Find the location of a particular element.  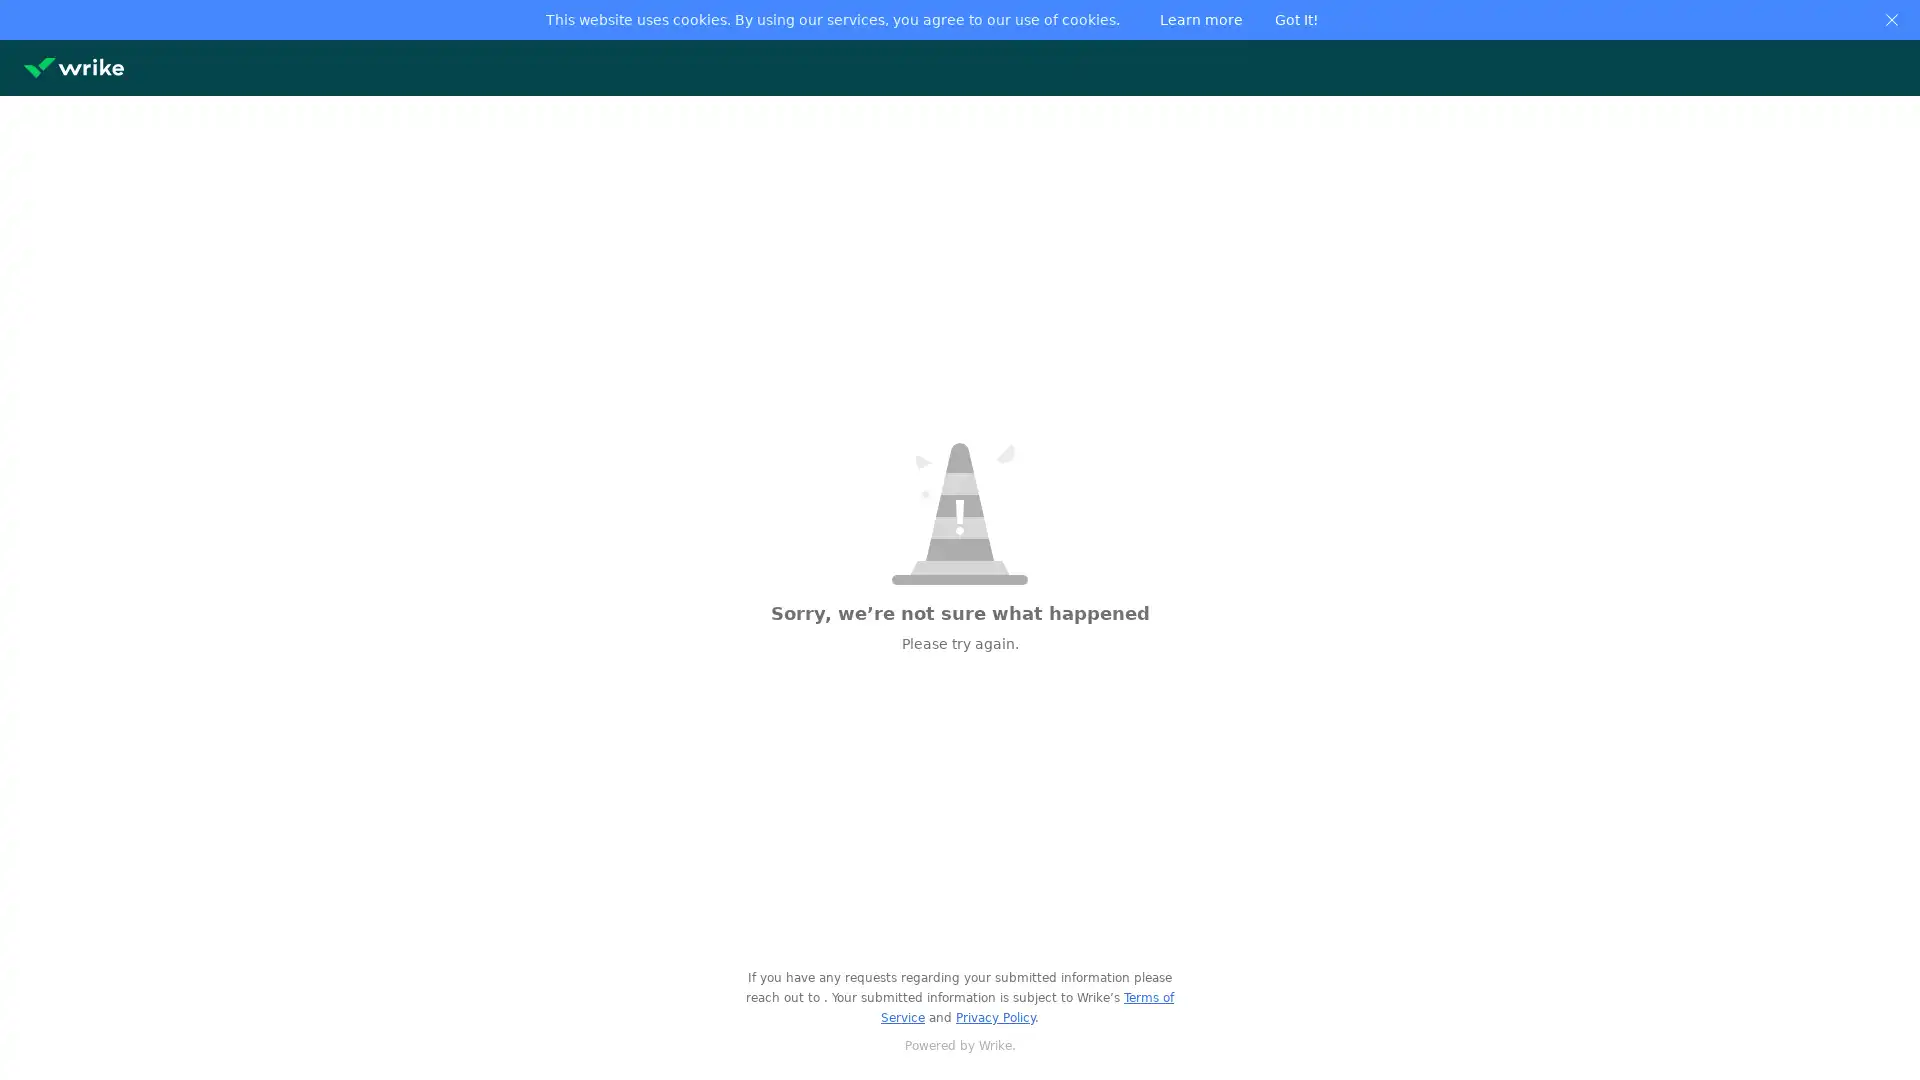

Got It! is located at coordinates (1296, 19).